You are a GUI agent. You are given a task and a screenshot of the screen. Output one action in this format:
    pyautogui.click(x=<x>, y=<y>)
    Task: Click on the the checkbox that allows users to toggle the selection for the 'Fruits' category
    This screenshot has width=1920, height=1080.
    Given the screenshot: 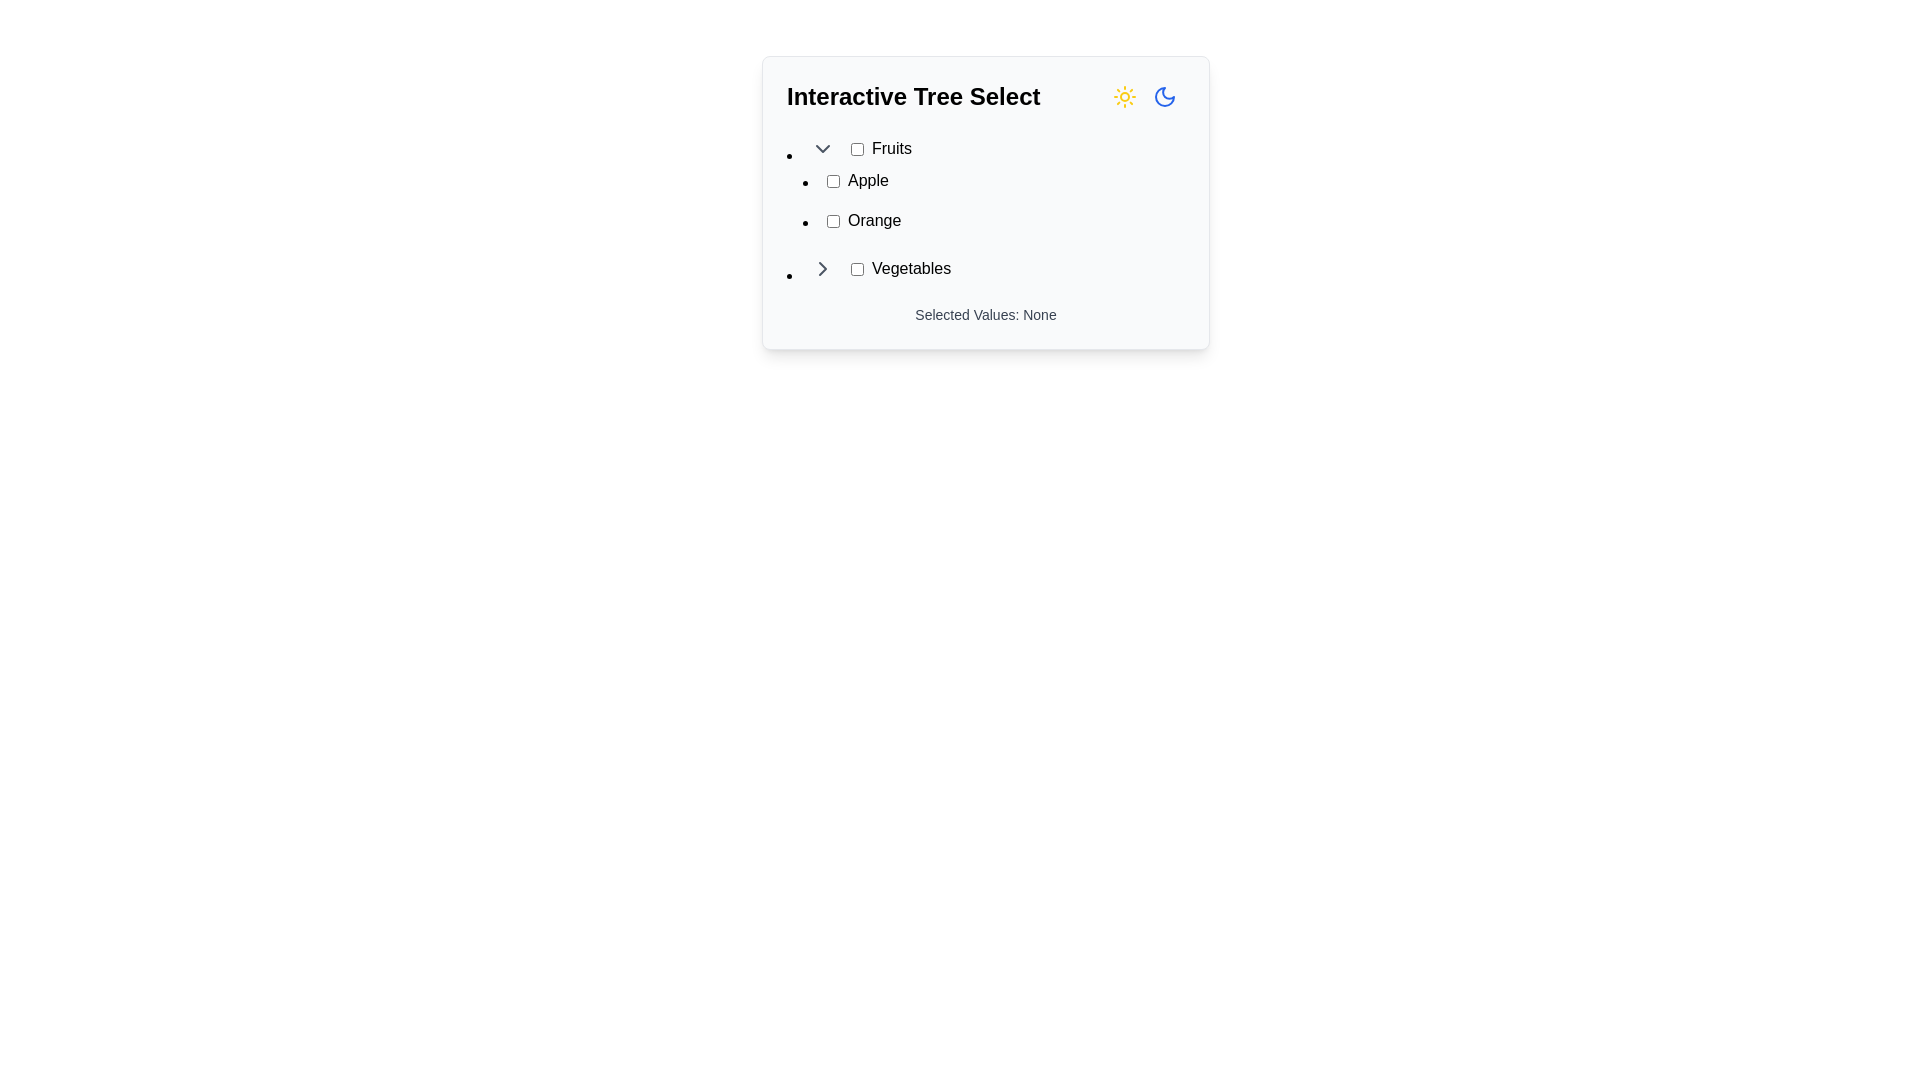 What is the action you would take?
    pyautogui.click(x=857, y=148)
    